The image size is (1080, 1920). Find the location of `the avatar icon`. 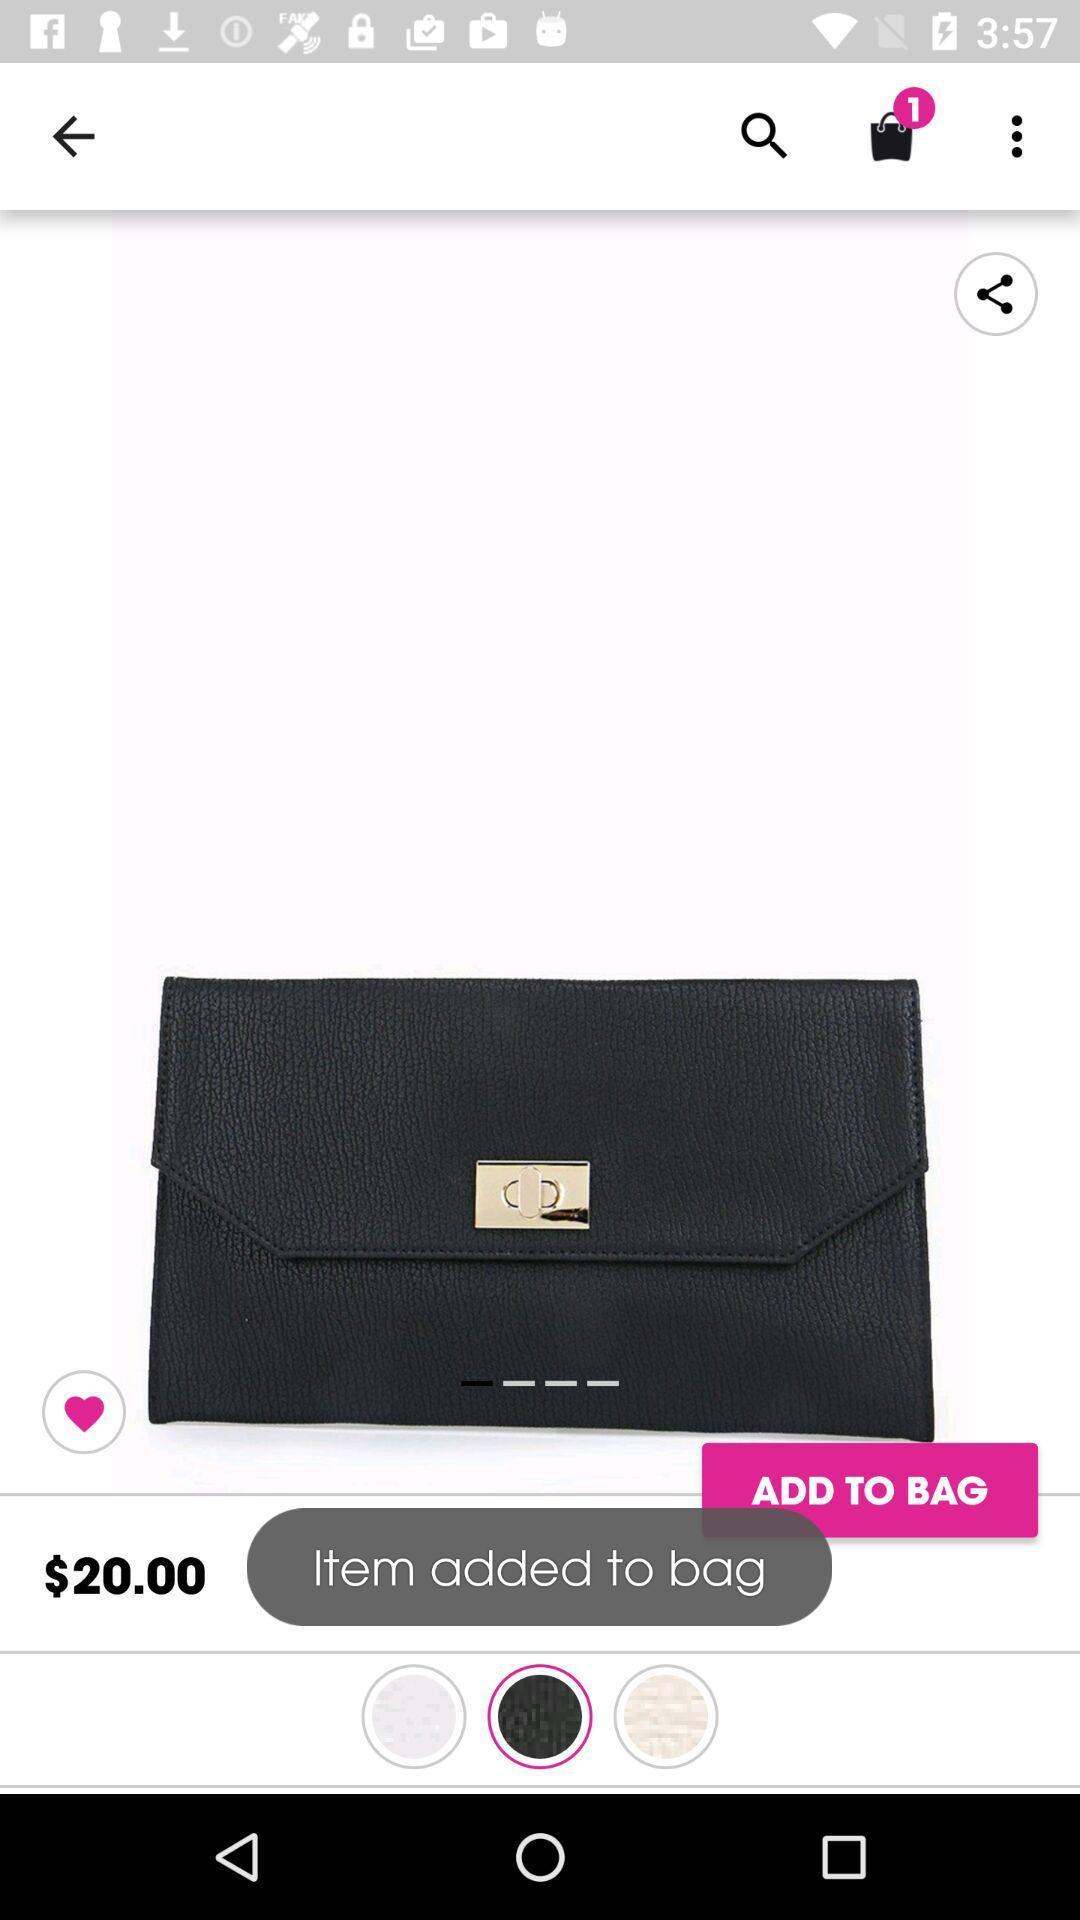

the avatar icon is located at coordinates (666, 1715).